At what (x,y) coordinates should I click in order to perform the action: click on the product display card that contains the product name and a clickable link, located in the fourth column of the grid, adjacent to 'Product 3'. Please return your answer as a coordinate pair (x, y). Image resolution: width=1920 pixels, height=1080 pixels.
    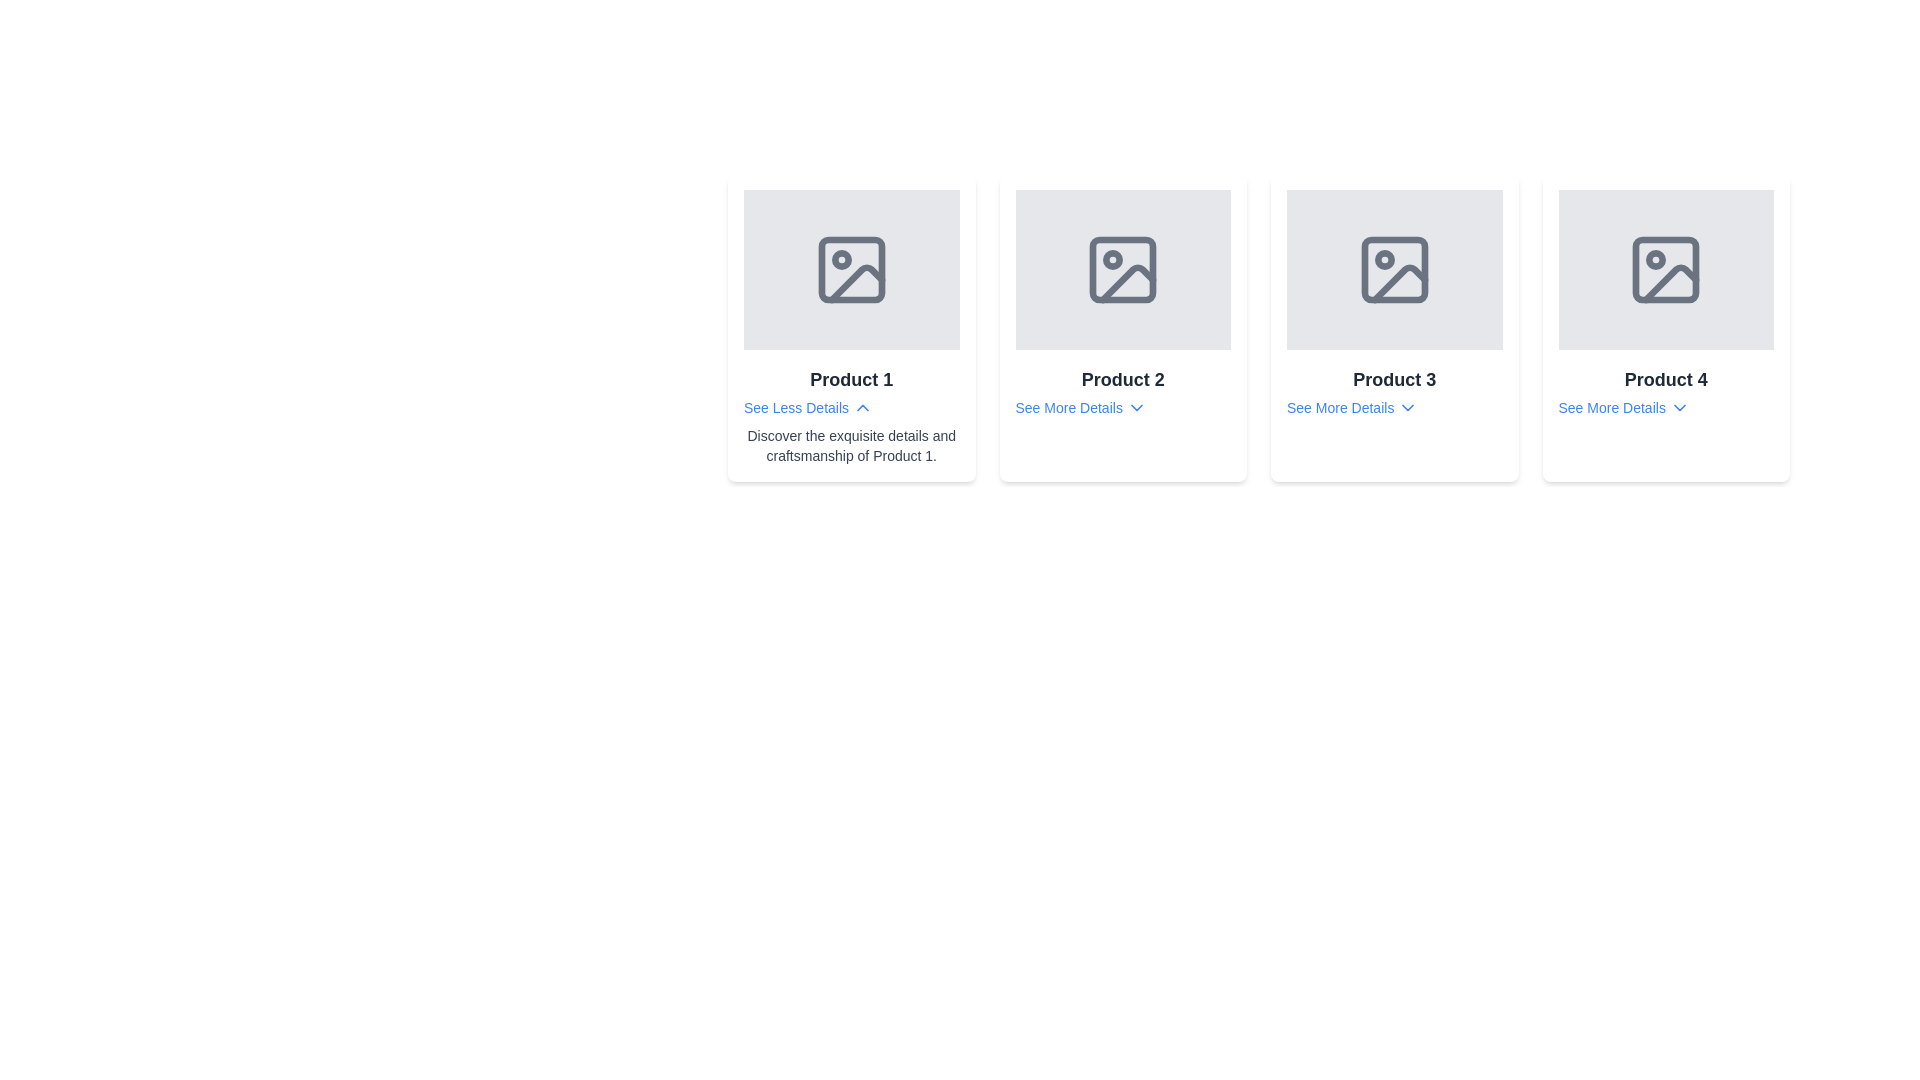
    Looking at the image, I should click on (1666, 326).